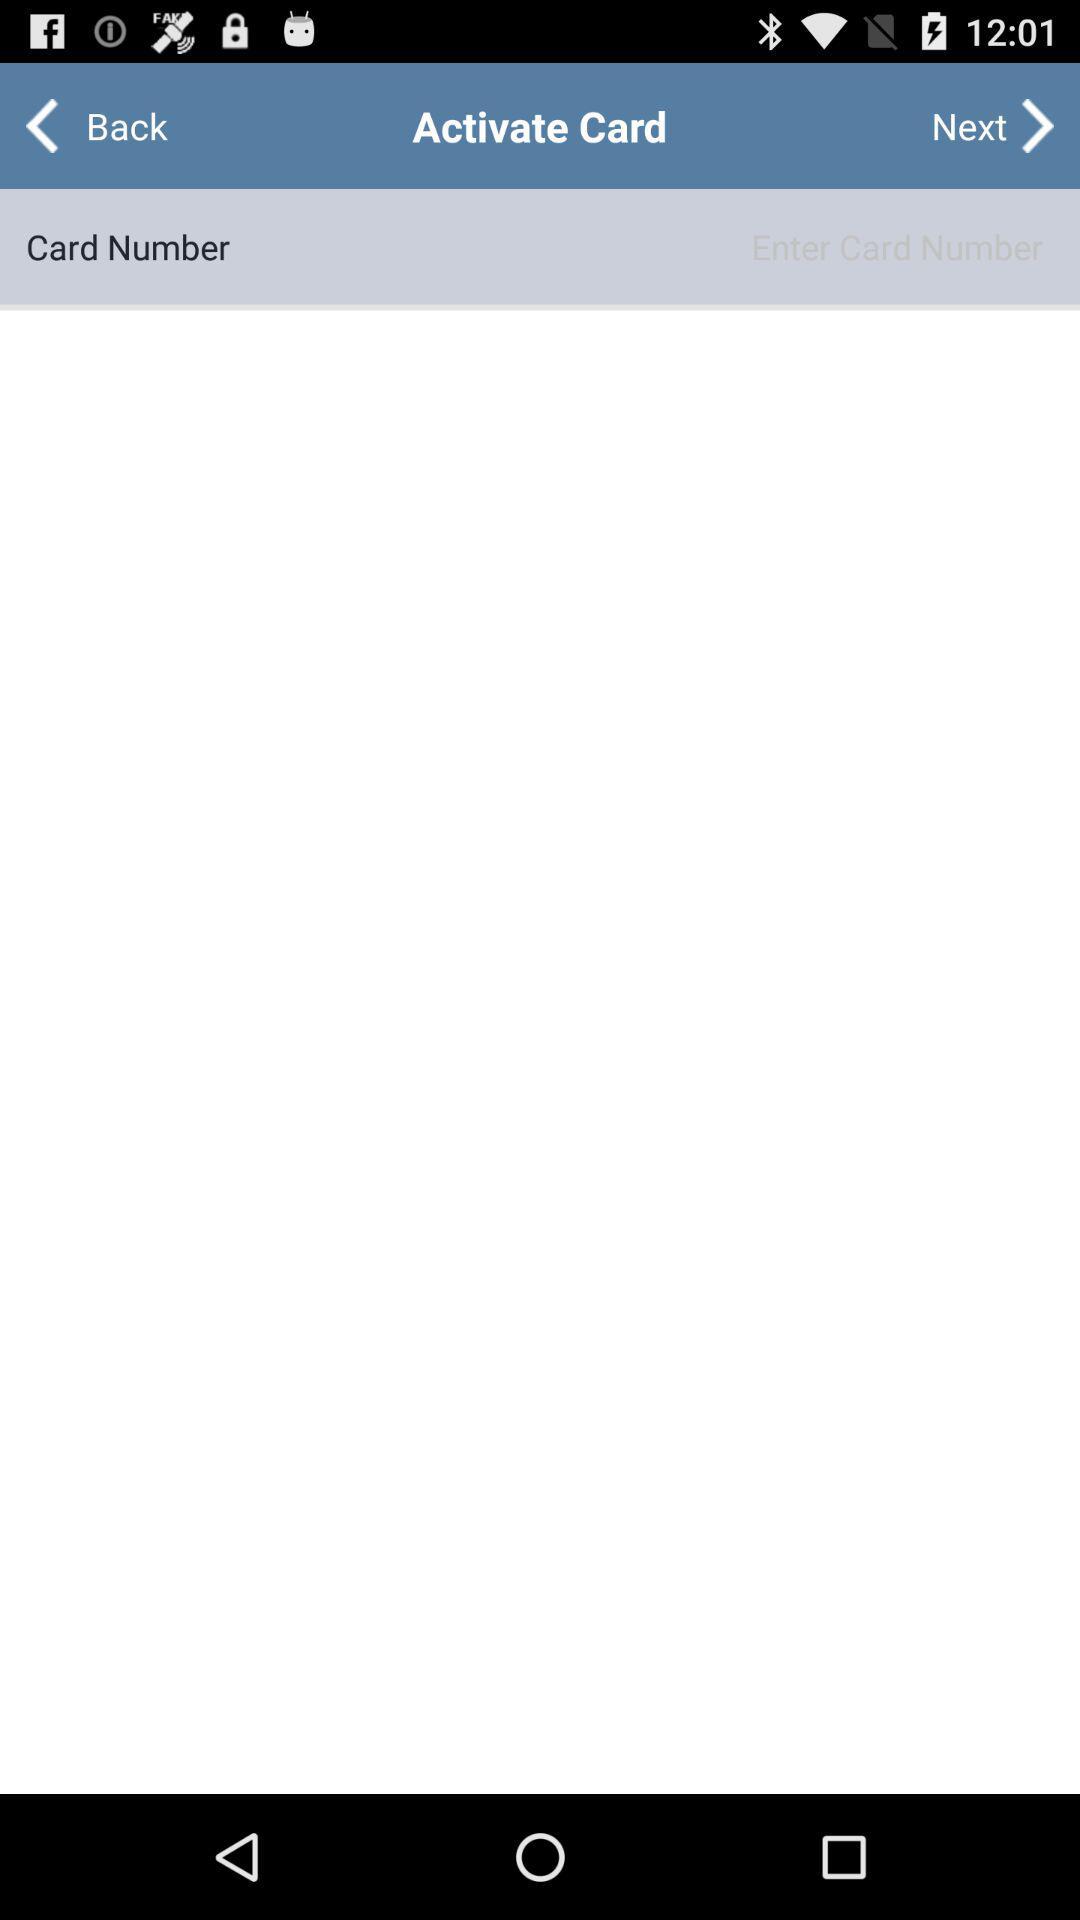 This screenshot has height=1920, width=1080. I want to click on icon to the right of the back item, so click(968, 124).